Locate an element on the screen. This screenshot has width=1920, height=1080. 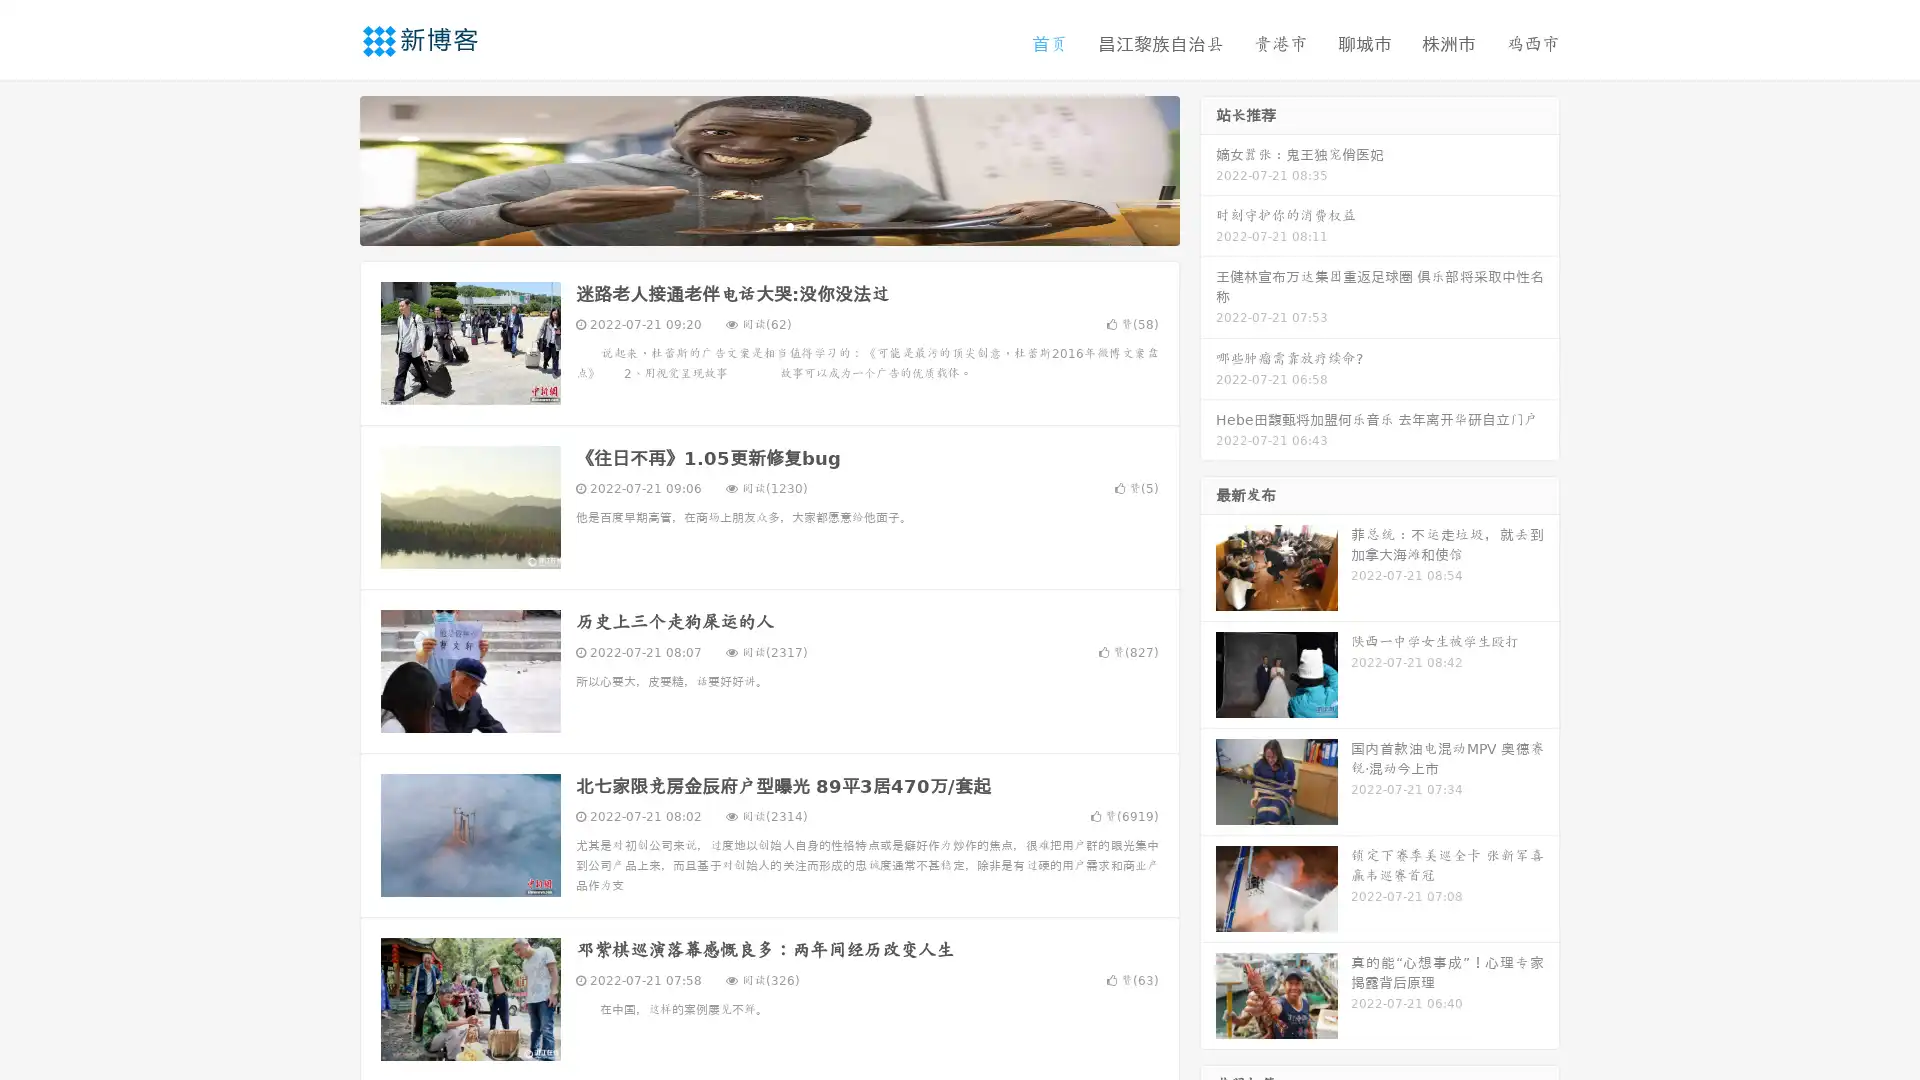
Go to slide 1 is located at coordinates (748, 225).